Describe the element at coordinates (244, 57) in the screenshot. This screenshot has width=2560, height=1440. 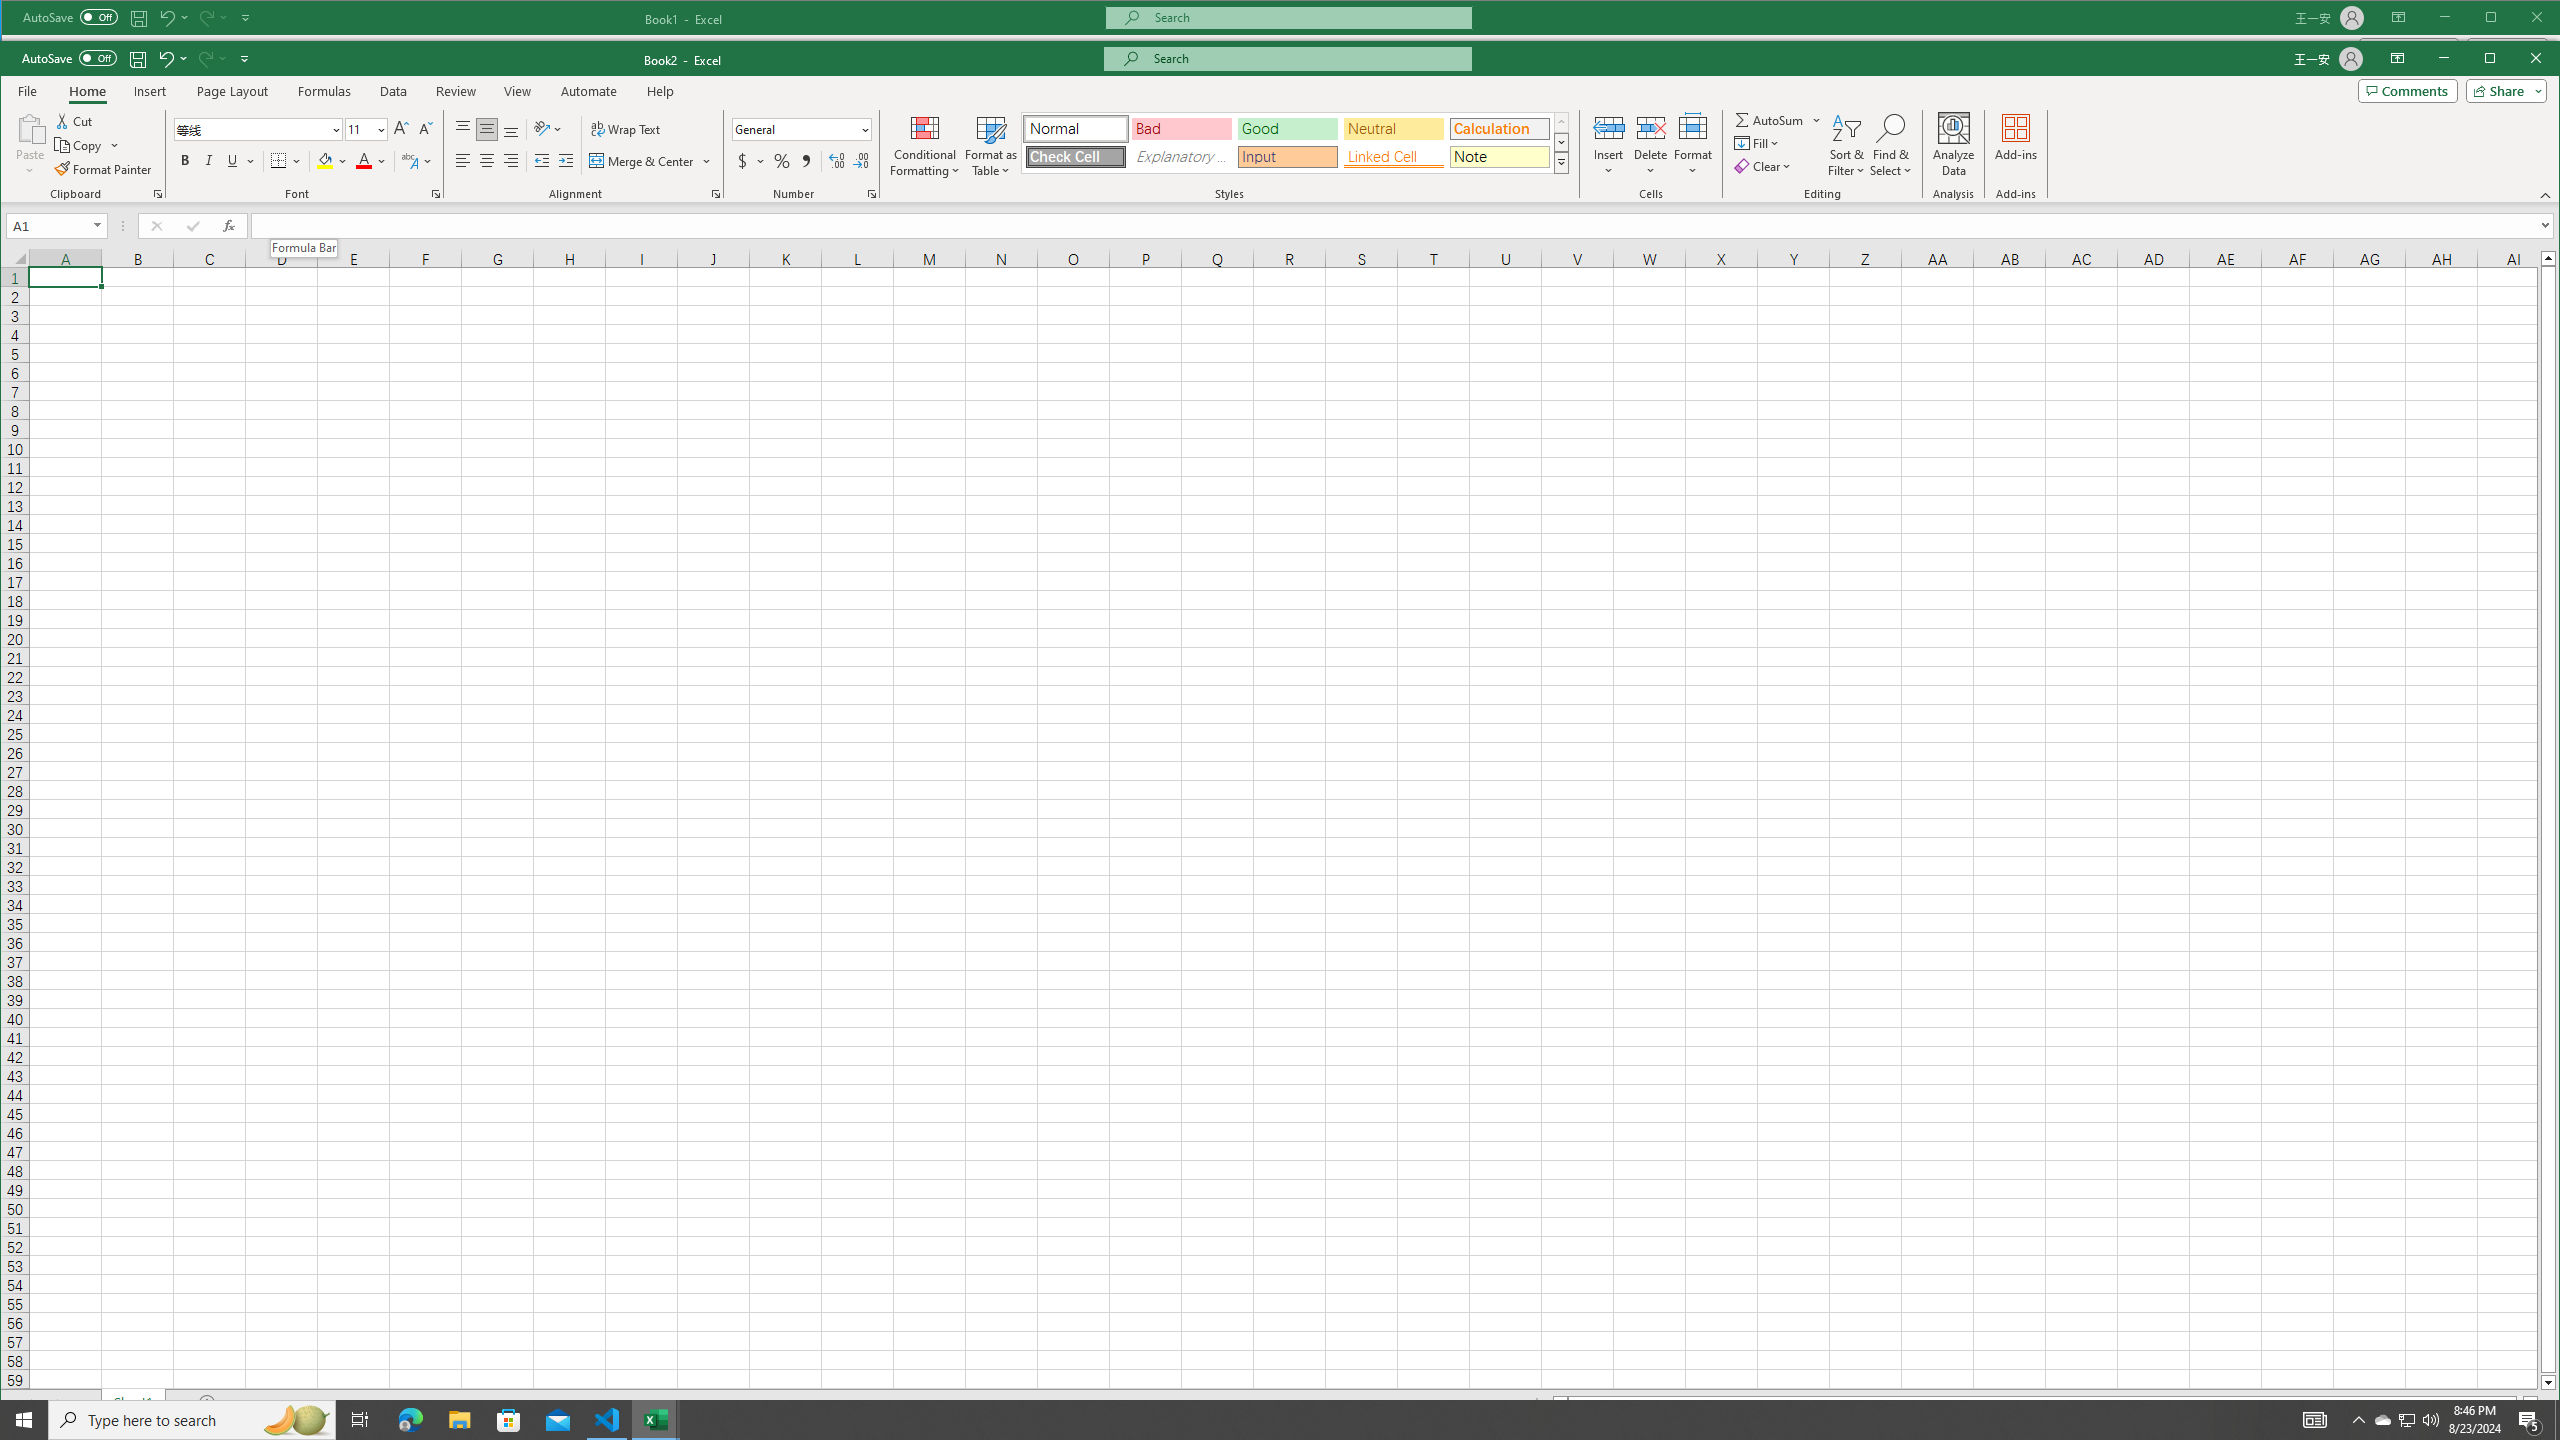
I see `'Customize Quick Access Toolbar'` at that location.